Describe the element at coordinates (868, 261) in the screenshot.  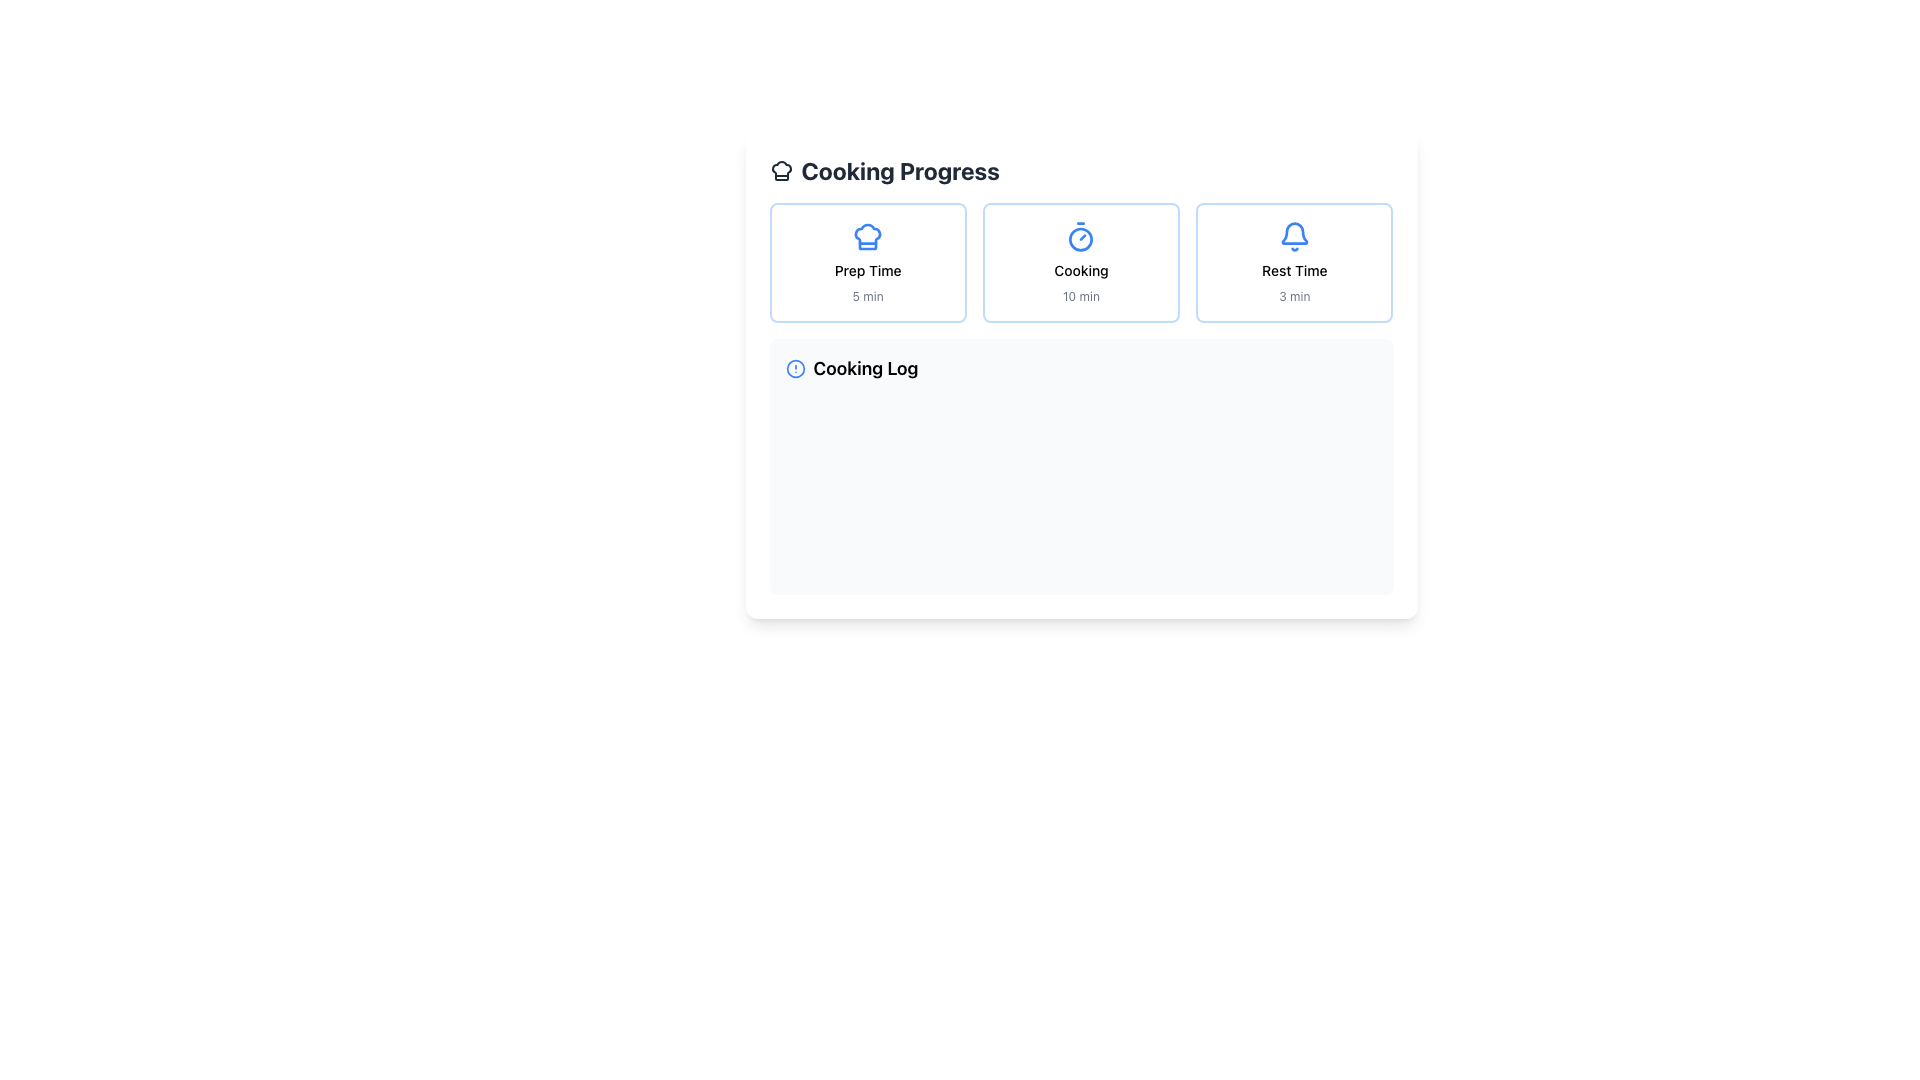
I see `the first Interactive information card located in the top left corner of the card grid to interact with it` at that location.